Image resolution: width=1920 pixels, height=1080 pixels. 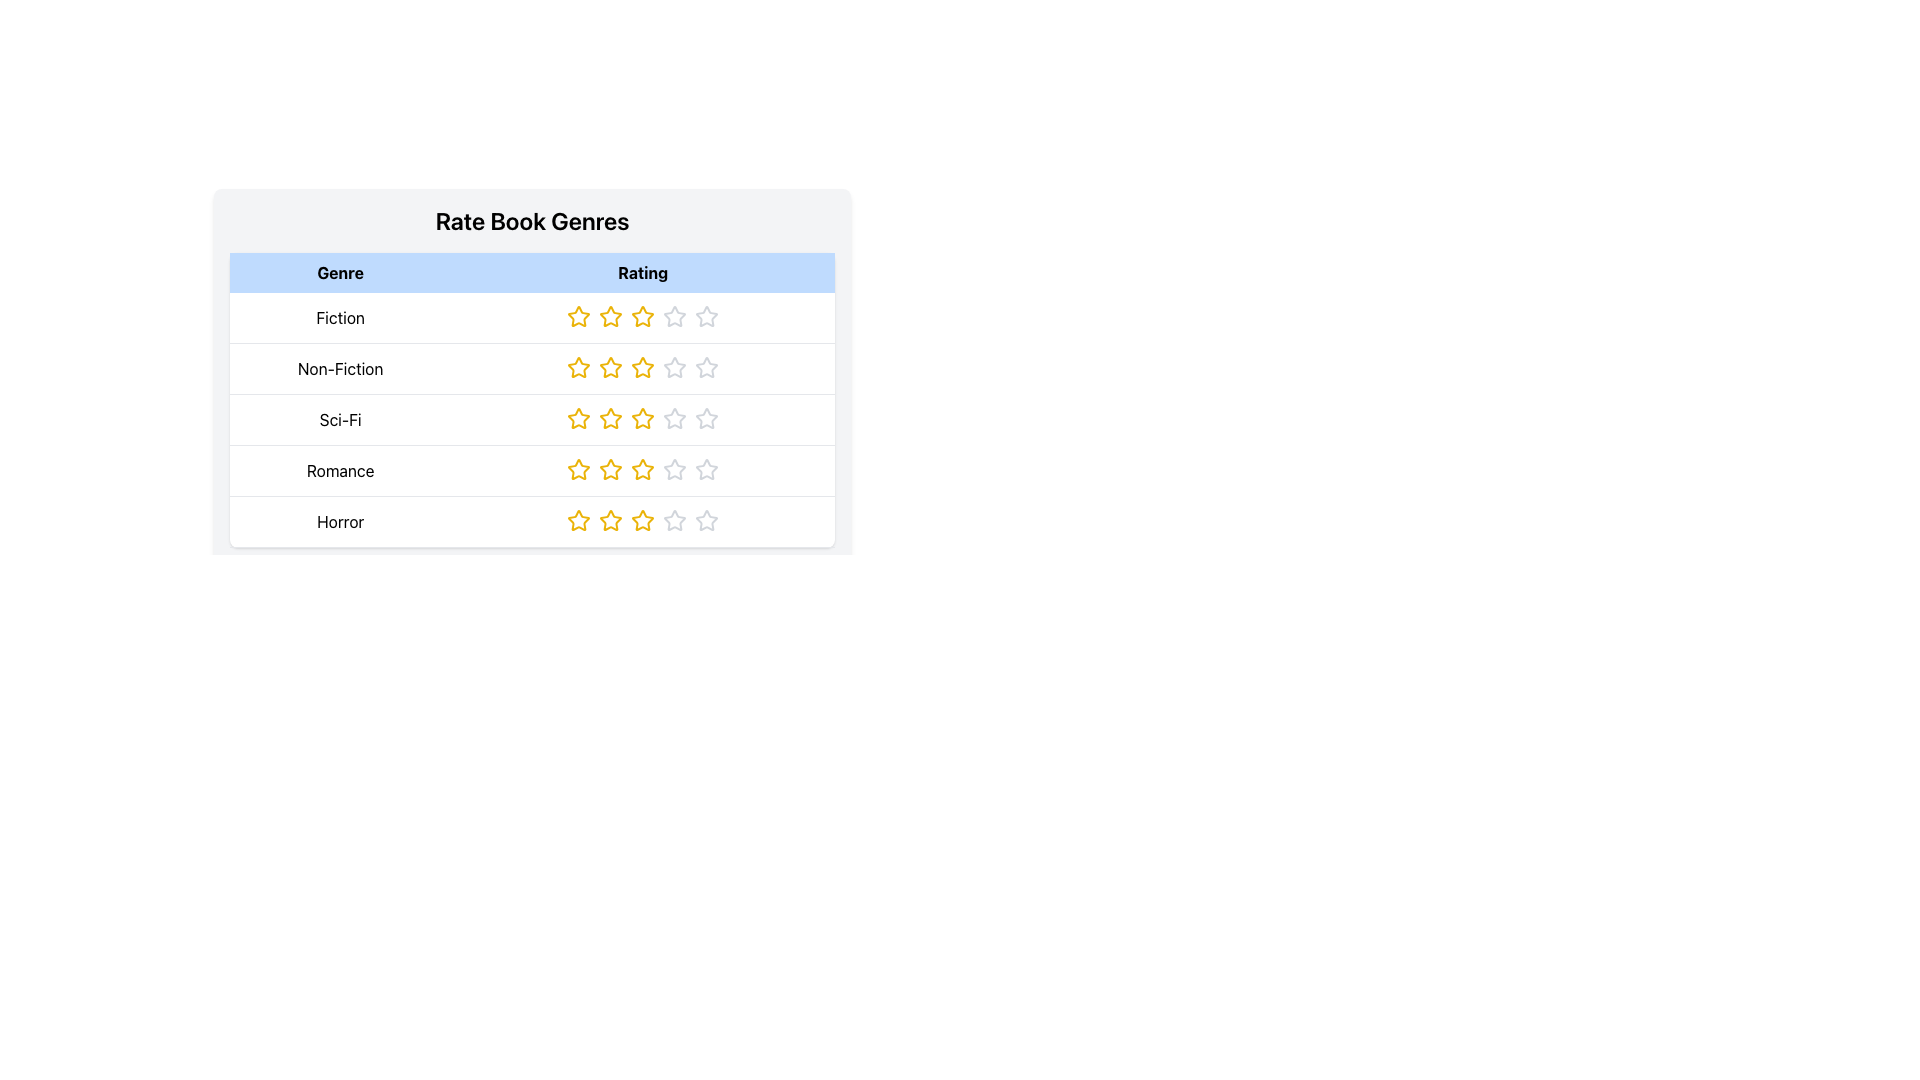 I want to click on the 'Horror' genre text label located in the last row of the genre column, aligned with the rating stars, so click(x=340, y=520).